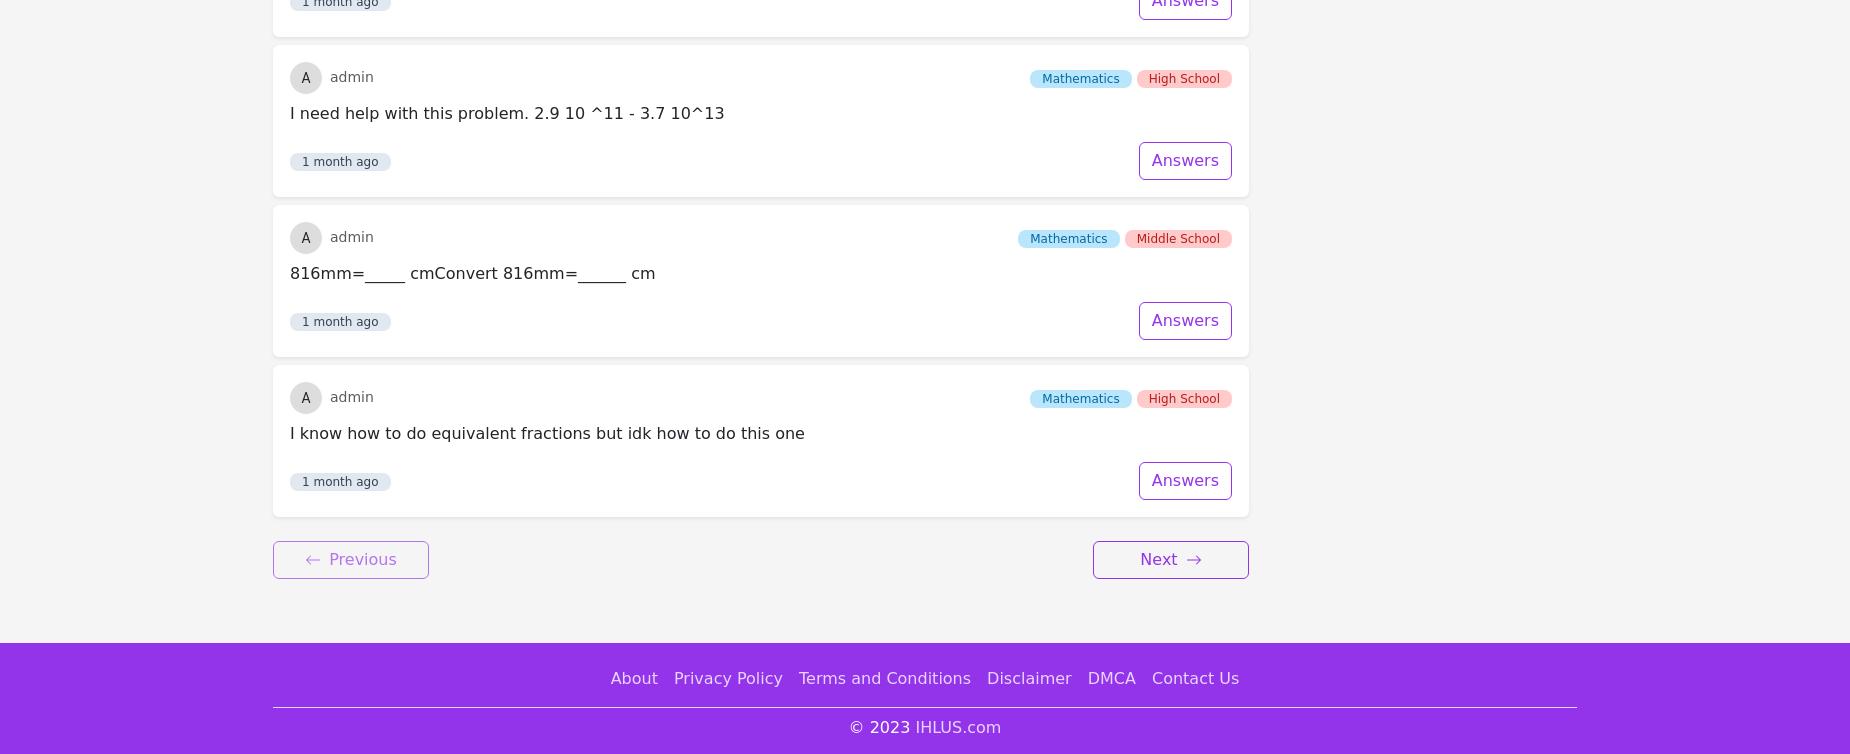 The image size is (1850, 754). Describe the element at coordinates (1193, 465) in the screenshot. I see `'Contact Us'` at that location.